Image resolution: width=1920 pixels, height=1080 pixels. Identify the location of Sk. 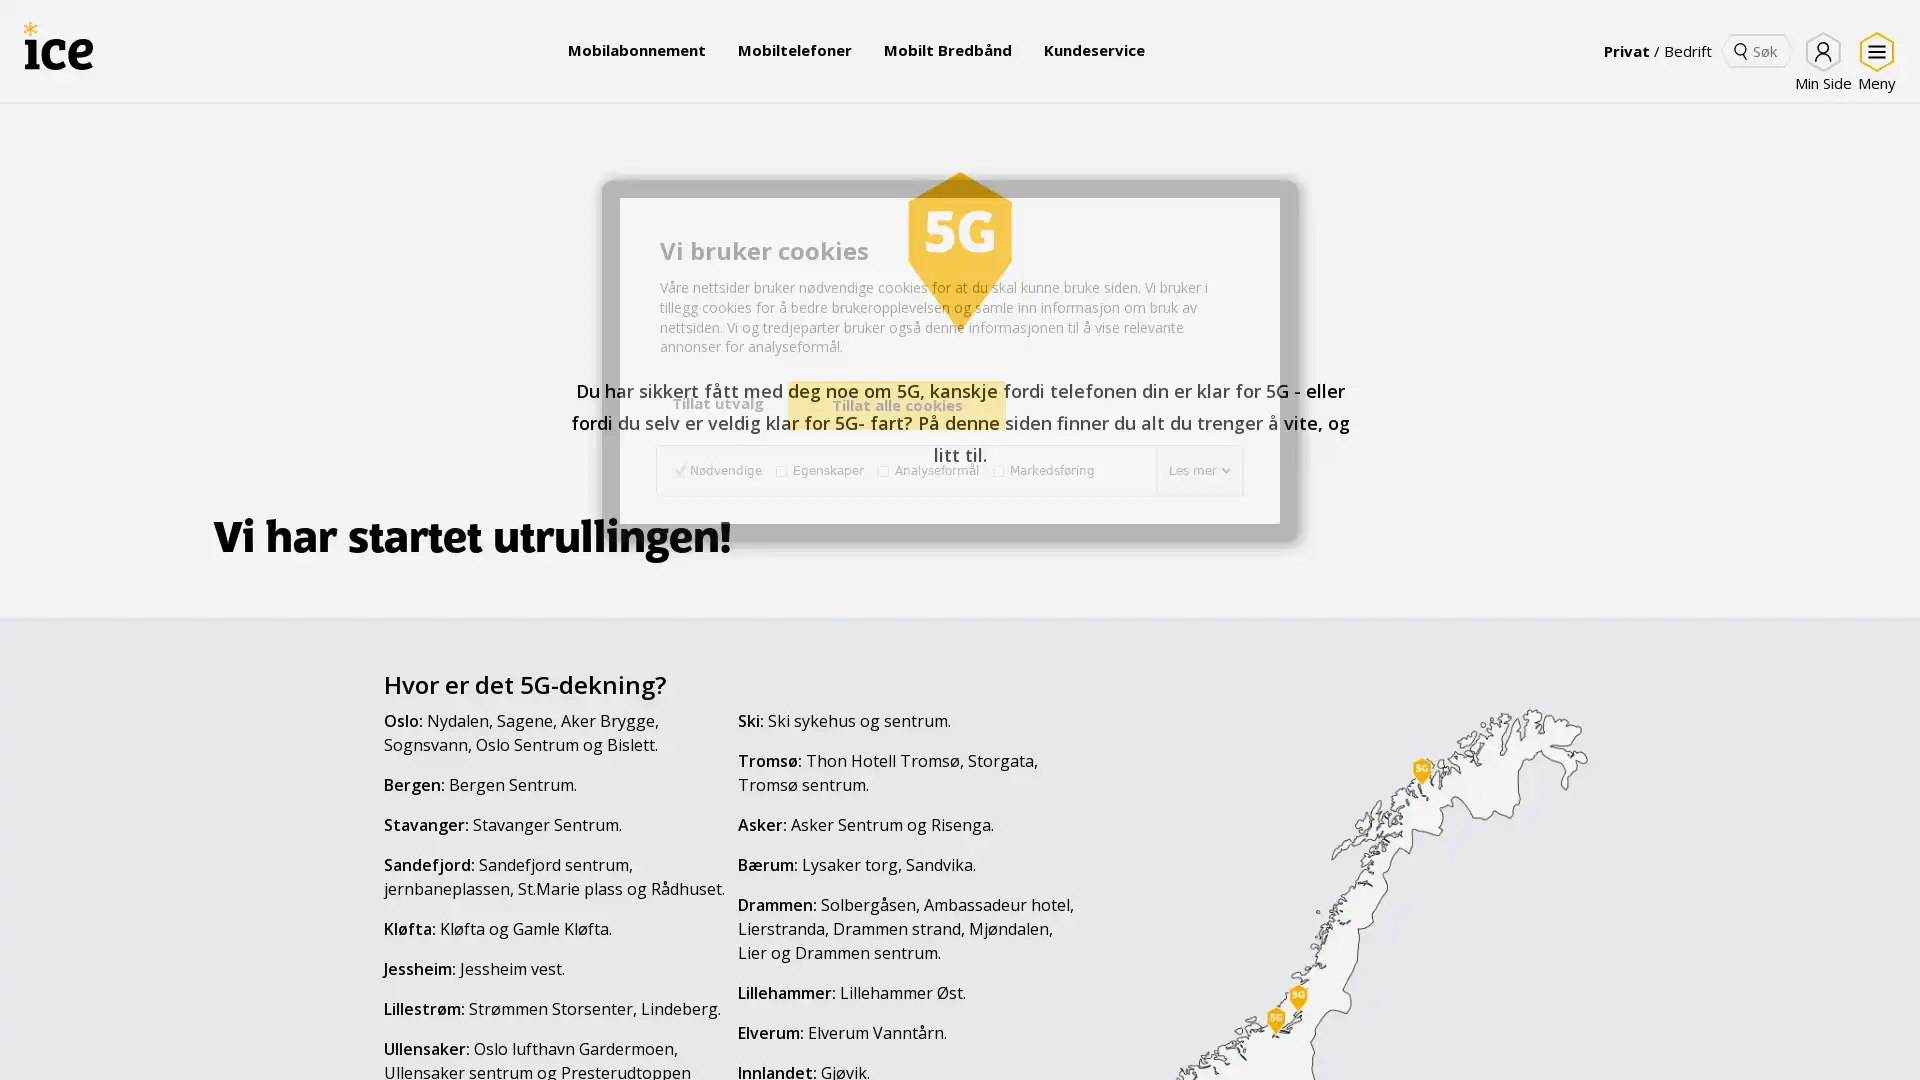
(1739, 49).